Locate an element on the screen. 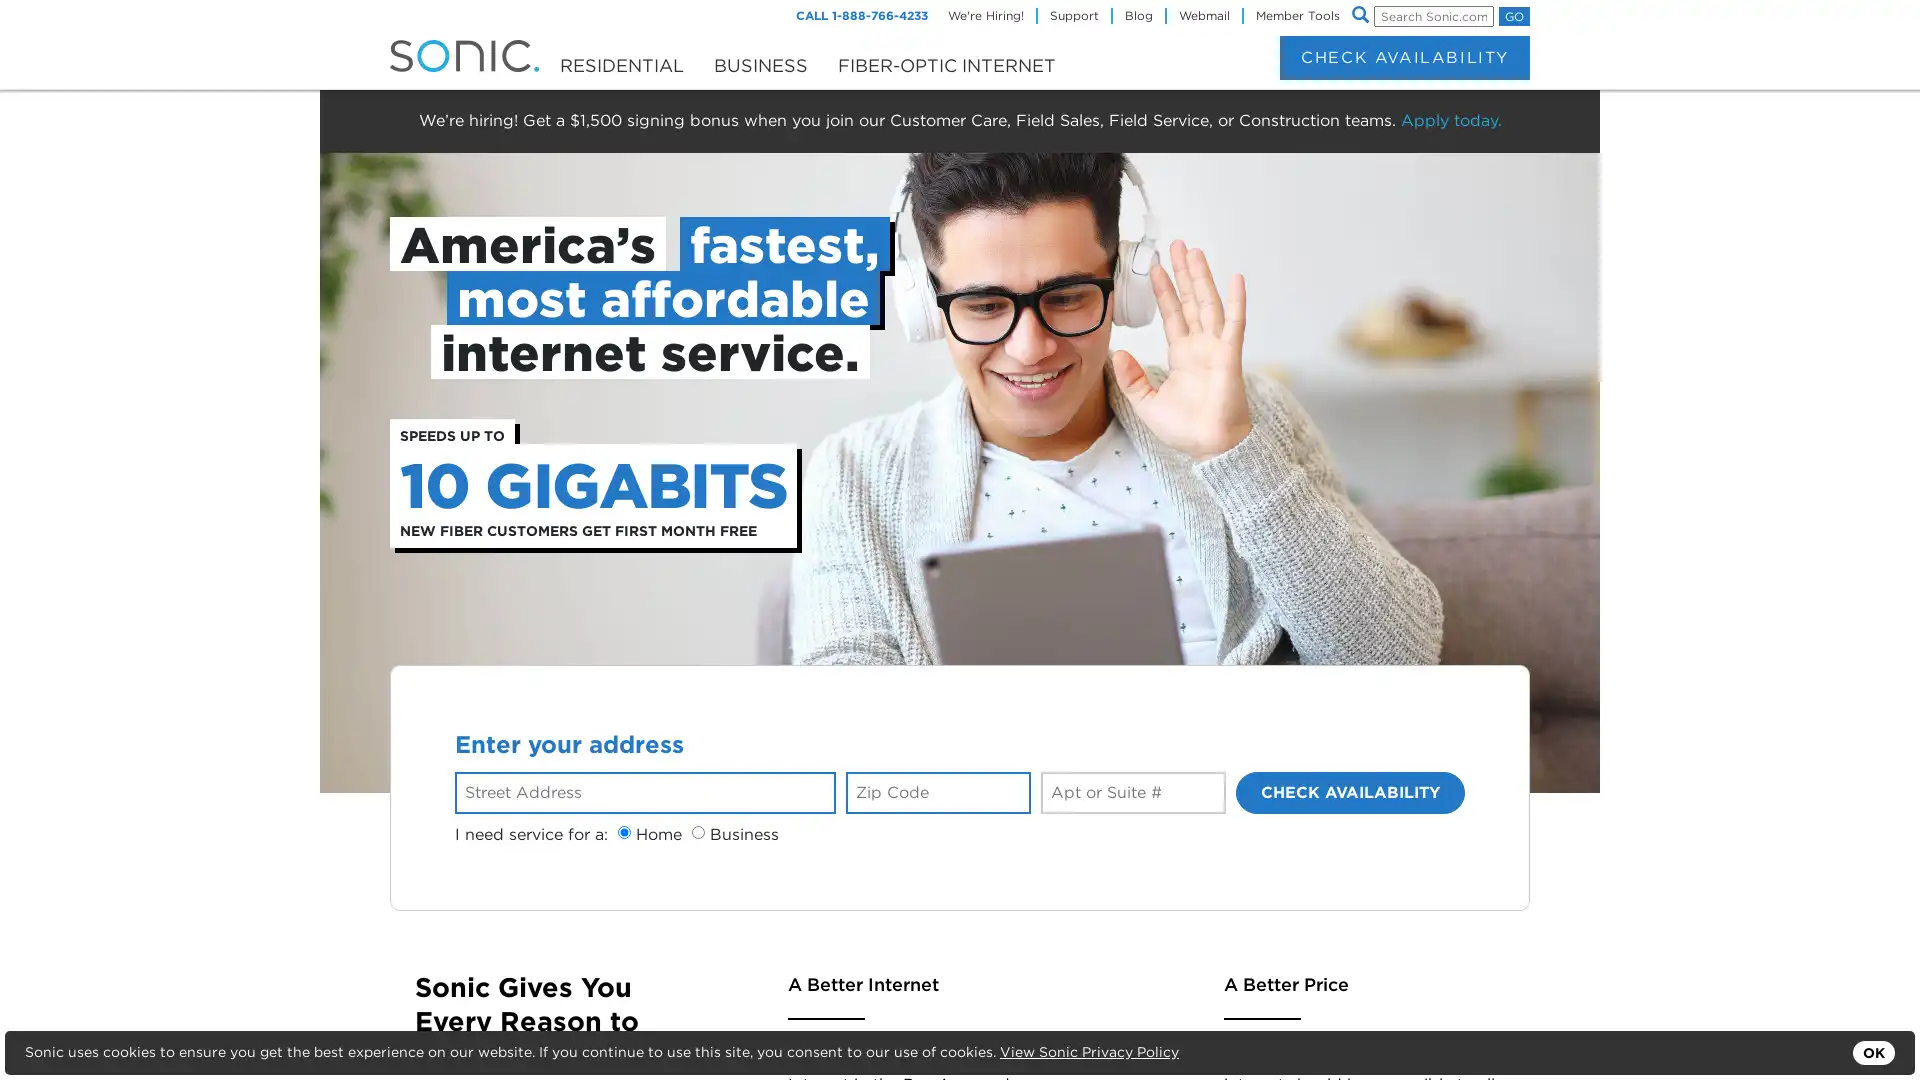 Image resolution: width=1920 pixels, height=1080 pixels. GO is located at coordinates (1514, 16).